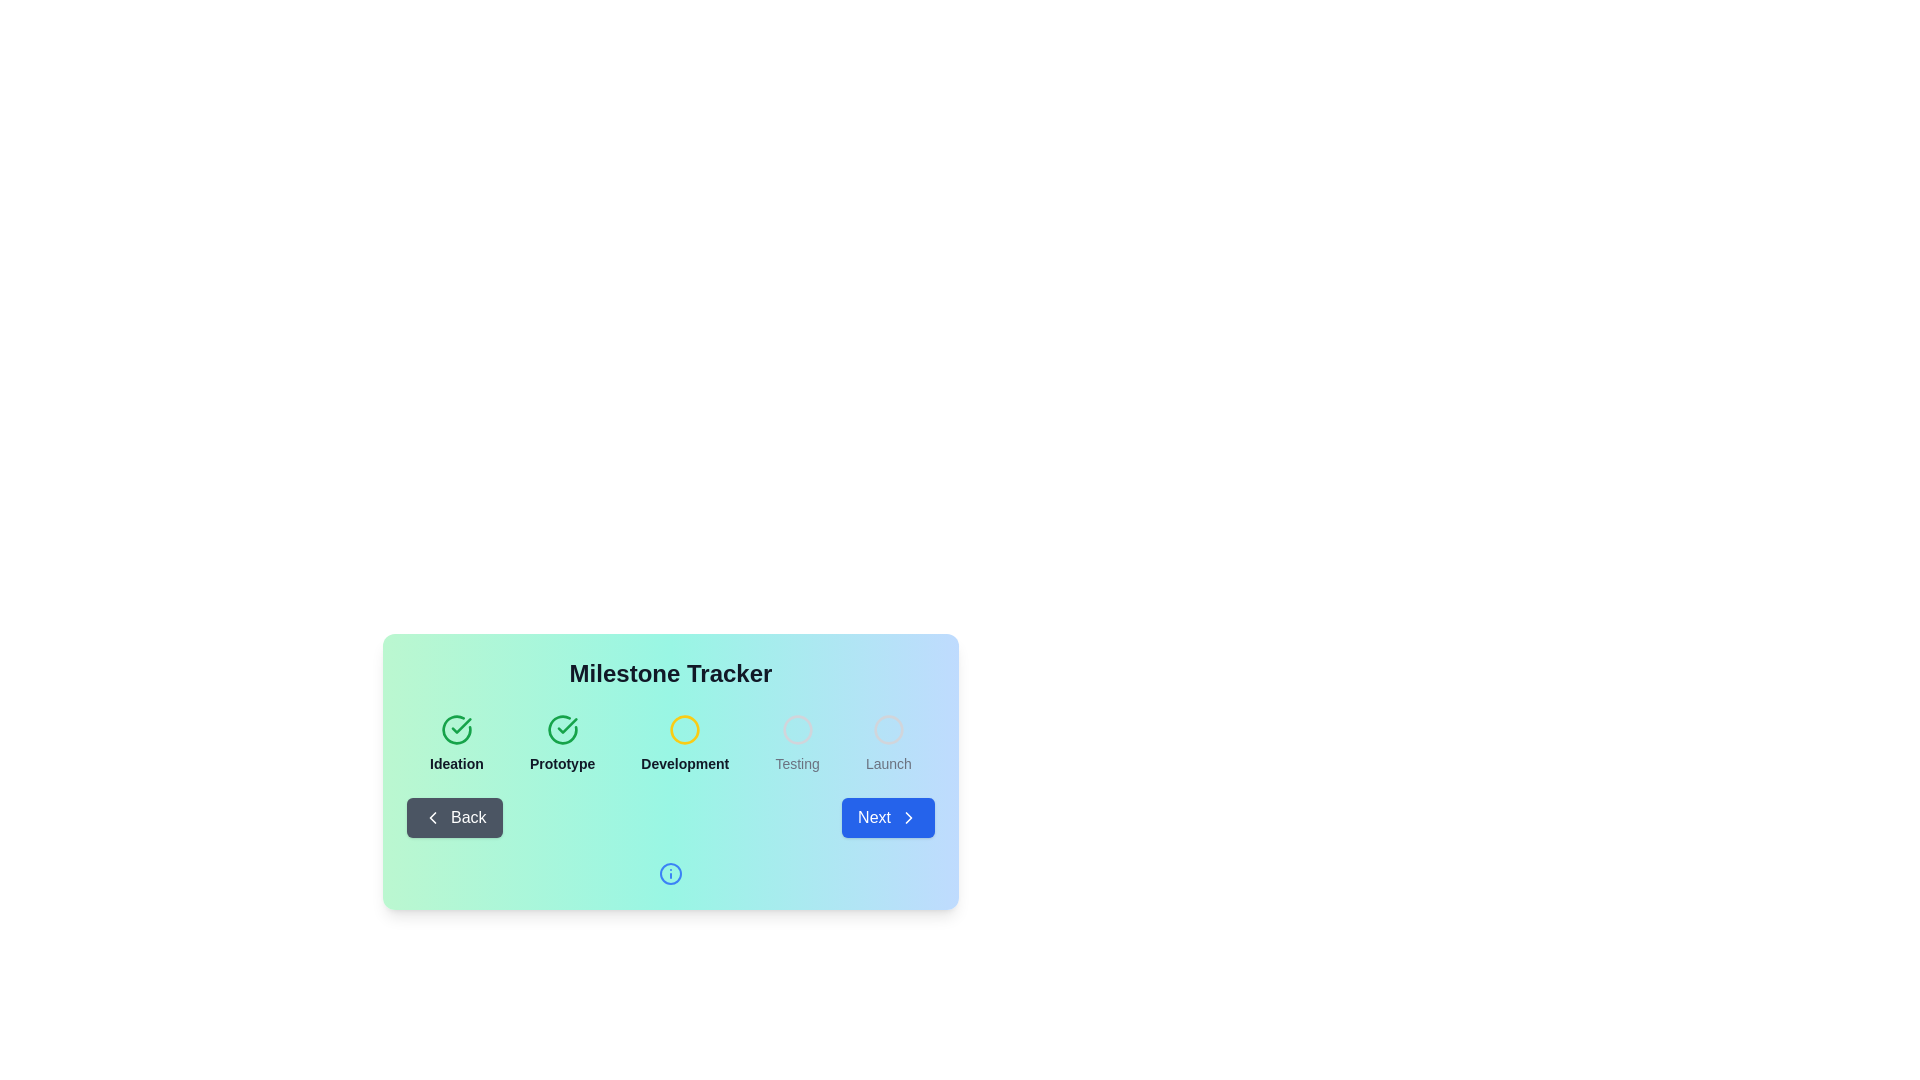  I want to click on text content of the label displaying 'Testing', which is the third element from the left in a horizontal milestone tracker interface, located beneath a circular icon, so click(796, 763).